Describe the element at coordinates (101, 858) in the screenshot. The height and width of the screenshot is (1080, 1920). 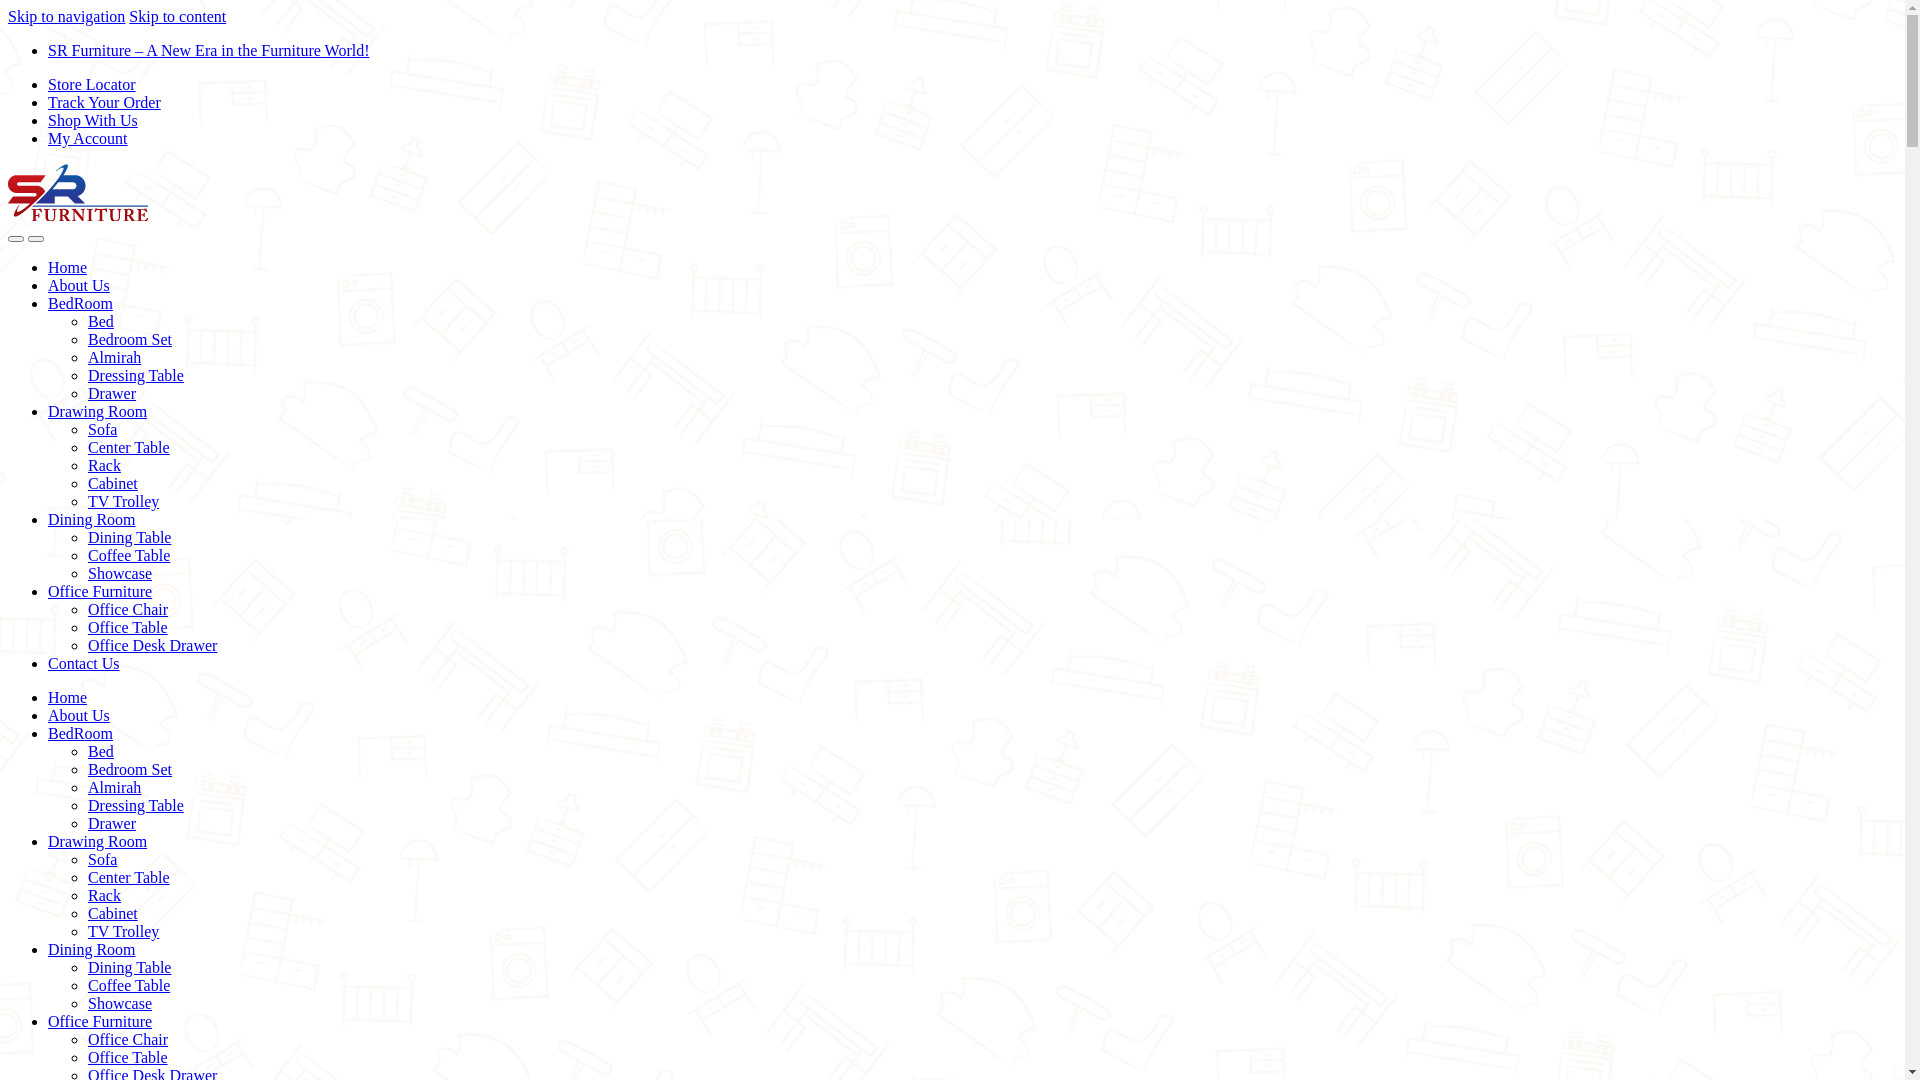
I see `'Sofa'` at that location.